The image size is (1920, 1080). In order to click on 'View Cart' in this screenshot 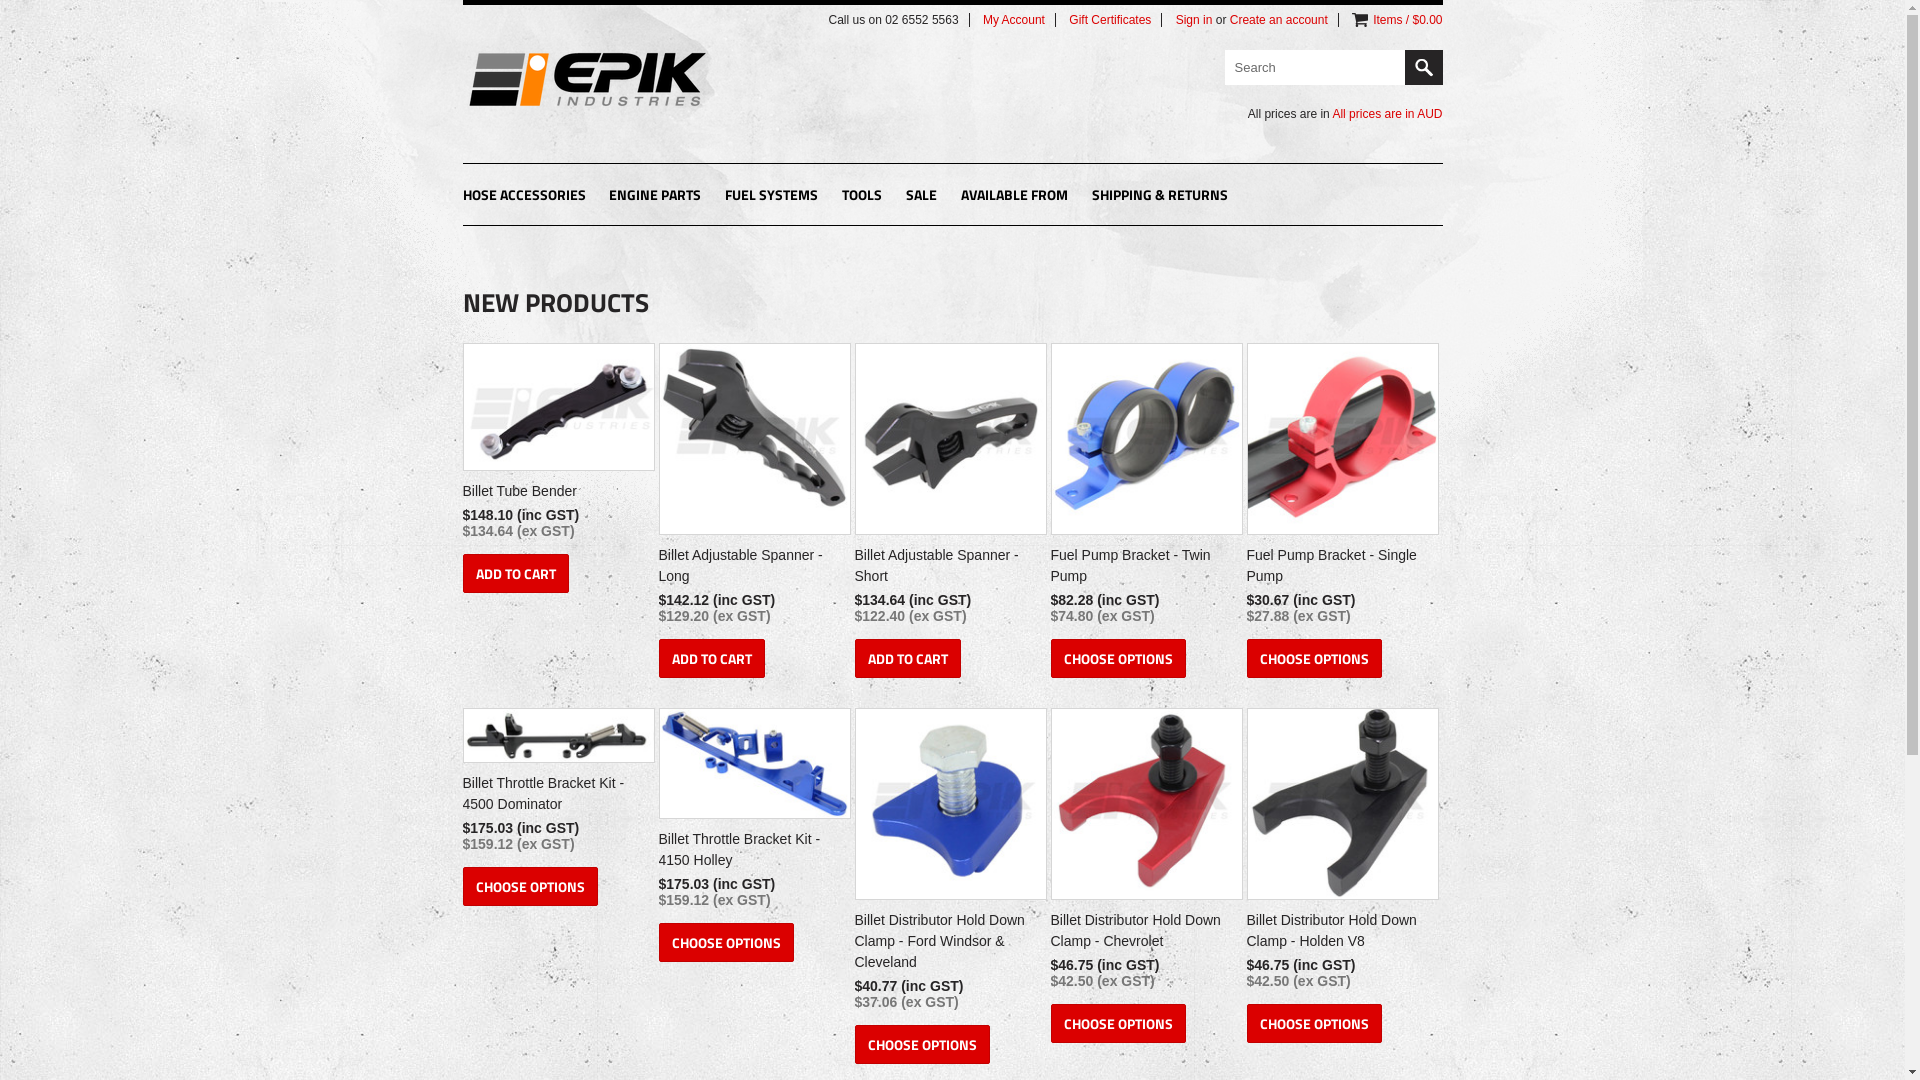, I will do `click(1359, 19)`.